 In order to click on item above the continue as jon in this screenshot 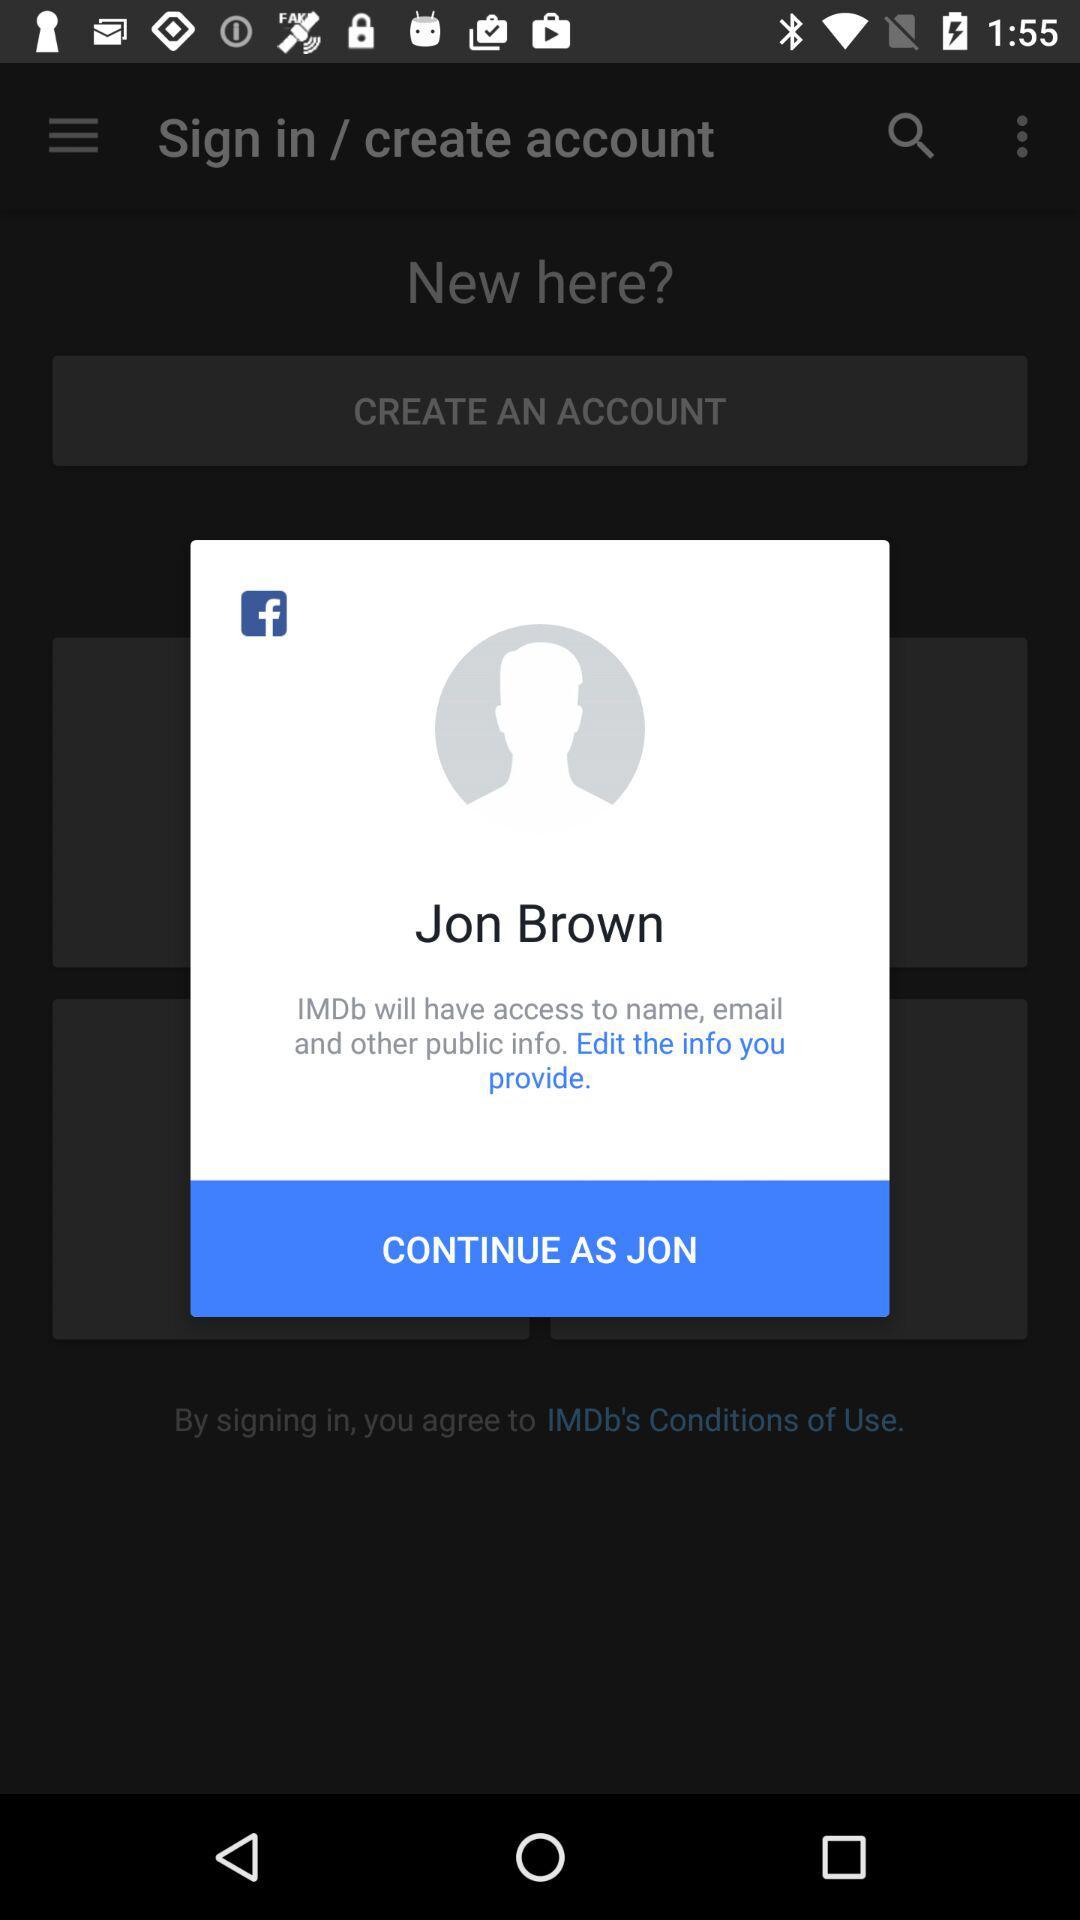, I will do `click(540, 1041)`.